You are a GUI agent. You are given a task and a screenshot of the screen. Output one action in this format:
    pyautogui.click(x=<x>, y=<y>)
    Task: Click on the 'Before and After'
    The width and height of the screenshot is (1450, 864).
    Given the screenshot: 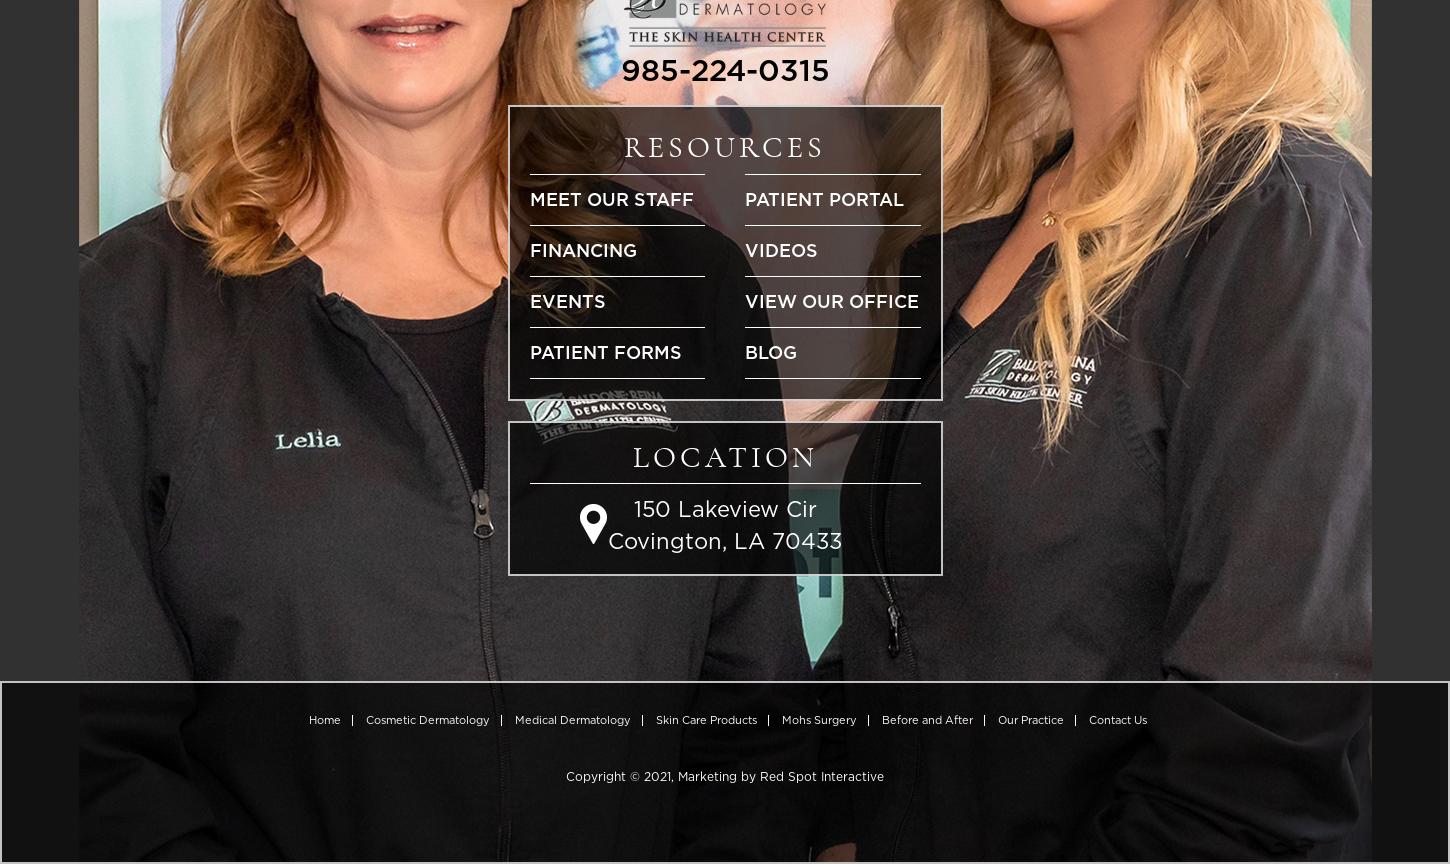 What is the action you would take?
    pyautogui.click(x=925, y=719)
    